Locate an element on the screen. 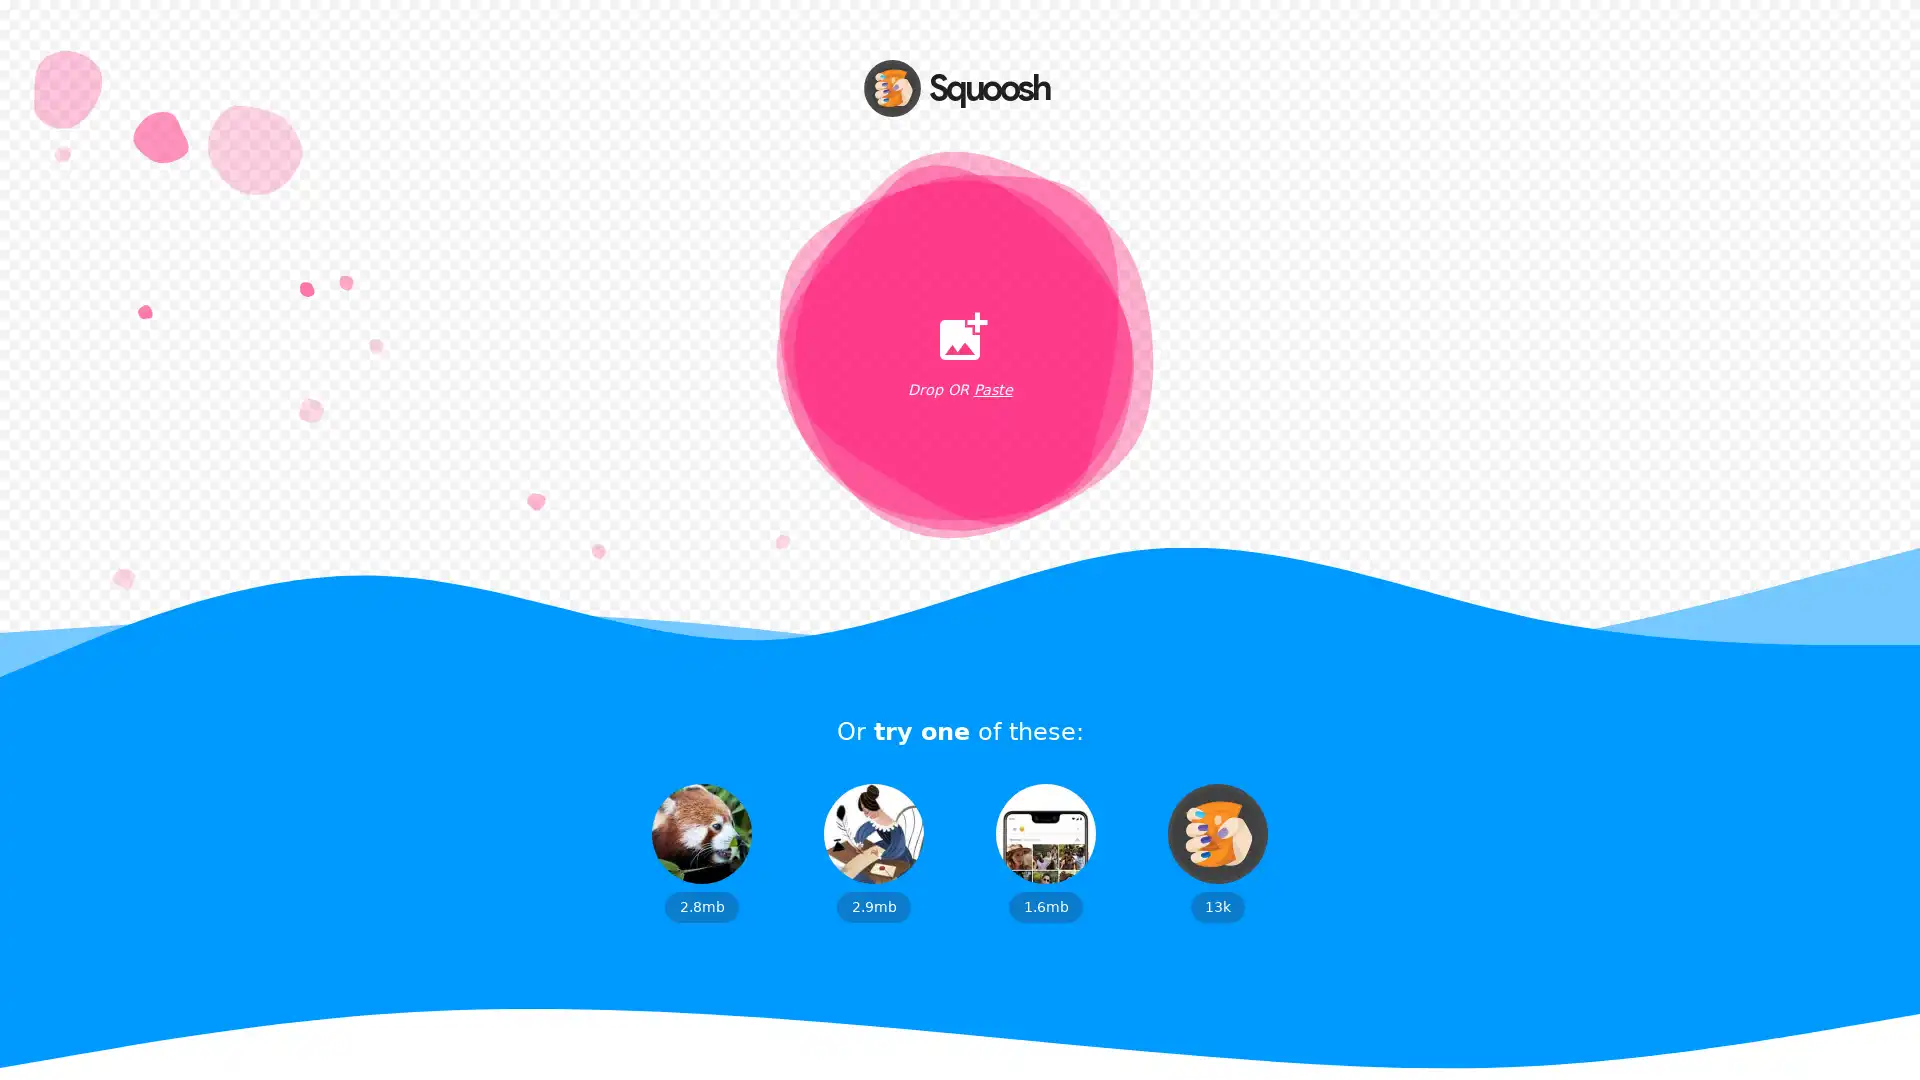 The image size is (1920, 1080). Artwork 2.9mb is located at coordinates (873, 852).